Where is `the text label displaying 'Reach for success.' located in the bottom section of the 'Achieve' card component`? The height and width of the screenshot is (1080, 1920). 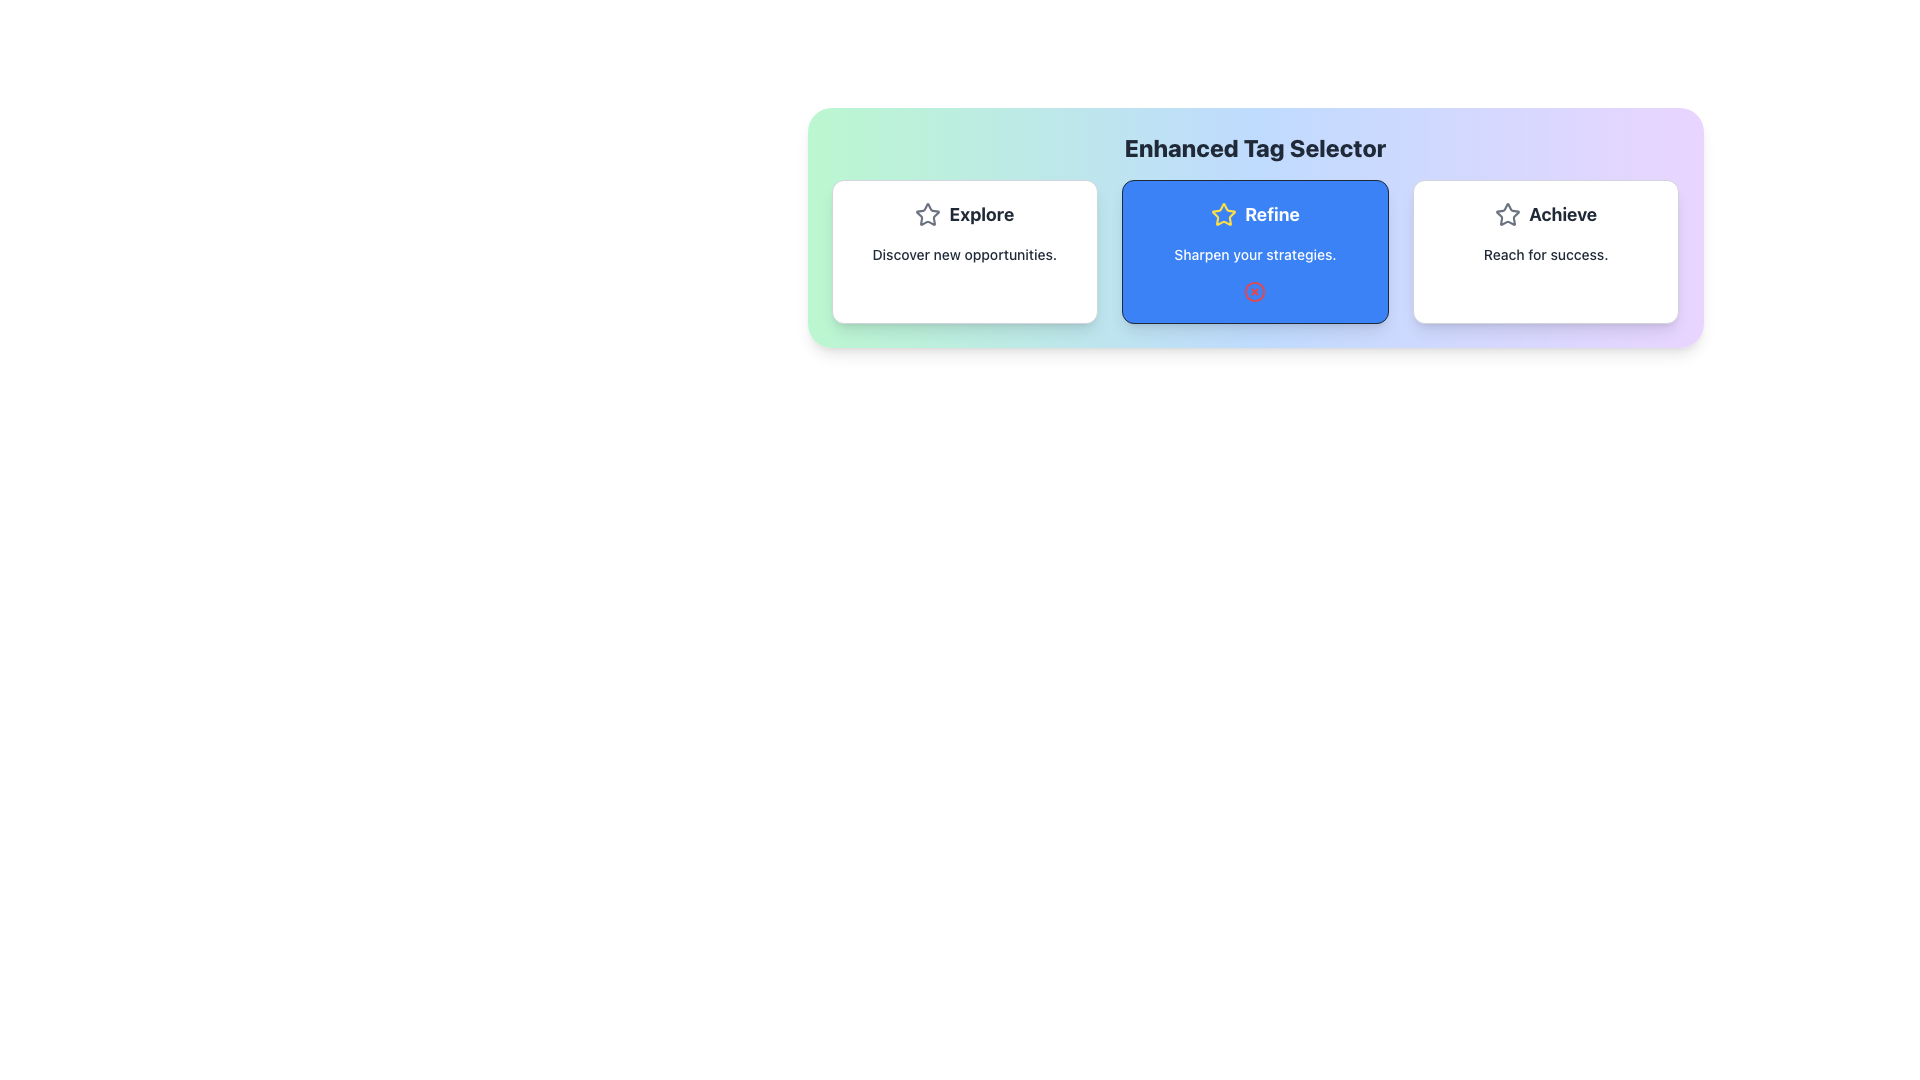 the text label displaying 'Reach for success.' located in the bottom section of the 'Achieve' card component is located at coordinates (1545, 253).